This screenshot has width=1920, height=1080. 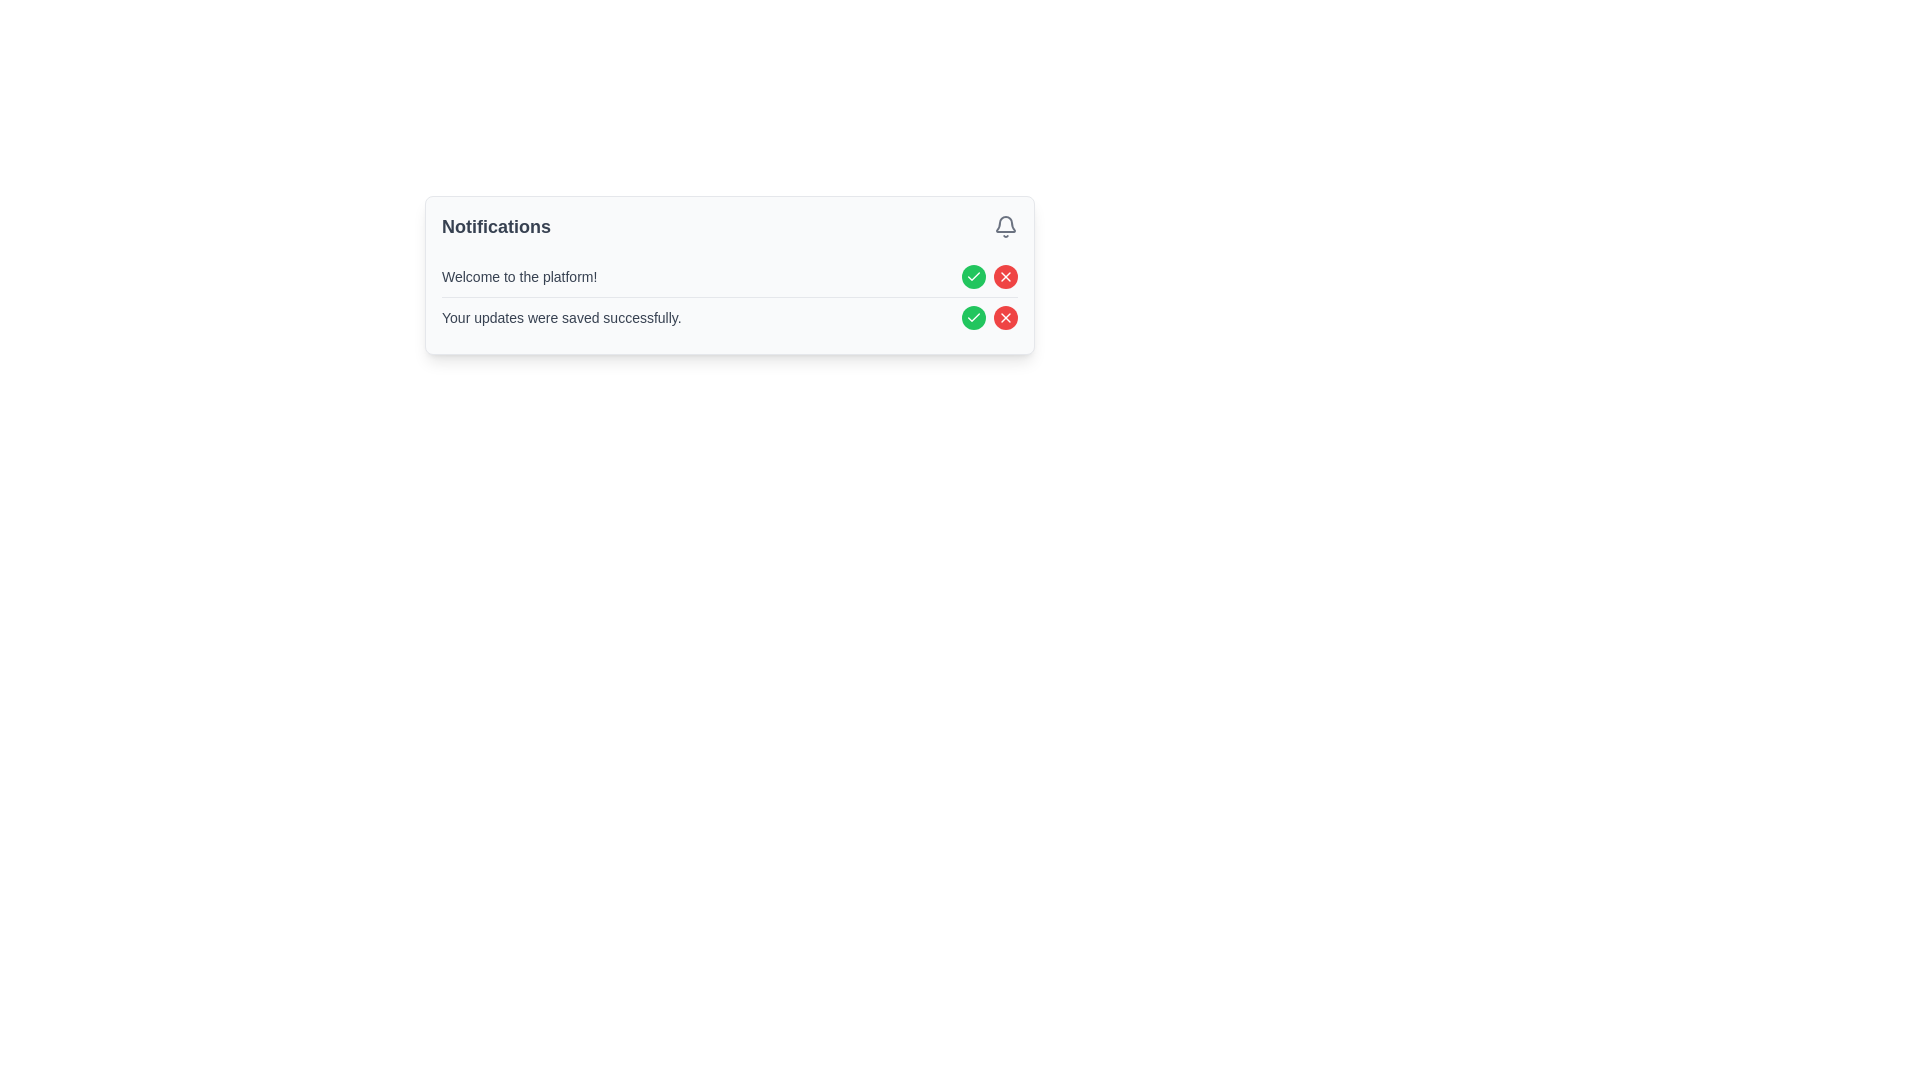 What do you see at coordinates (974, 316) in the screenshot?
I see `the green check icon located on the far right of the second row, next to the text 'Your updates were saved successfully.'` at bounding box center [974, 316].